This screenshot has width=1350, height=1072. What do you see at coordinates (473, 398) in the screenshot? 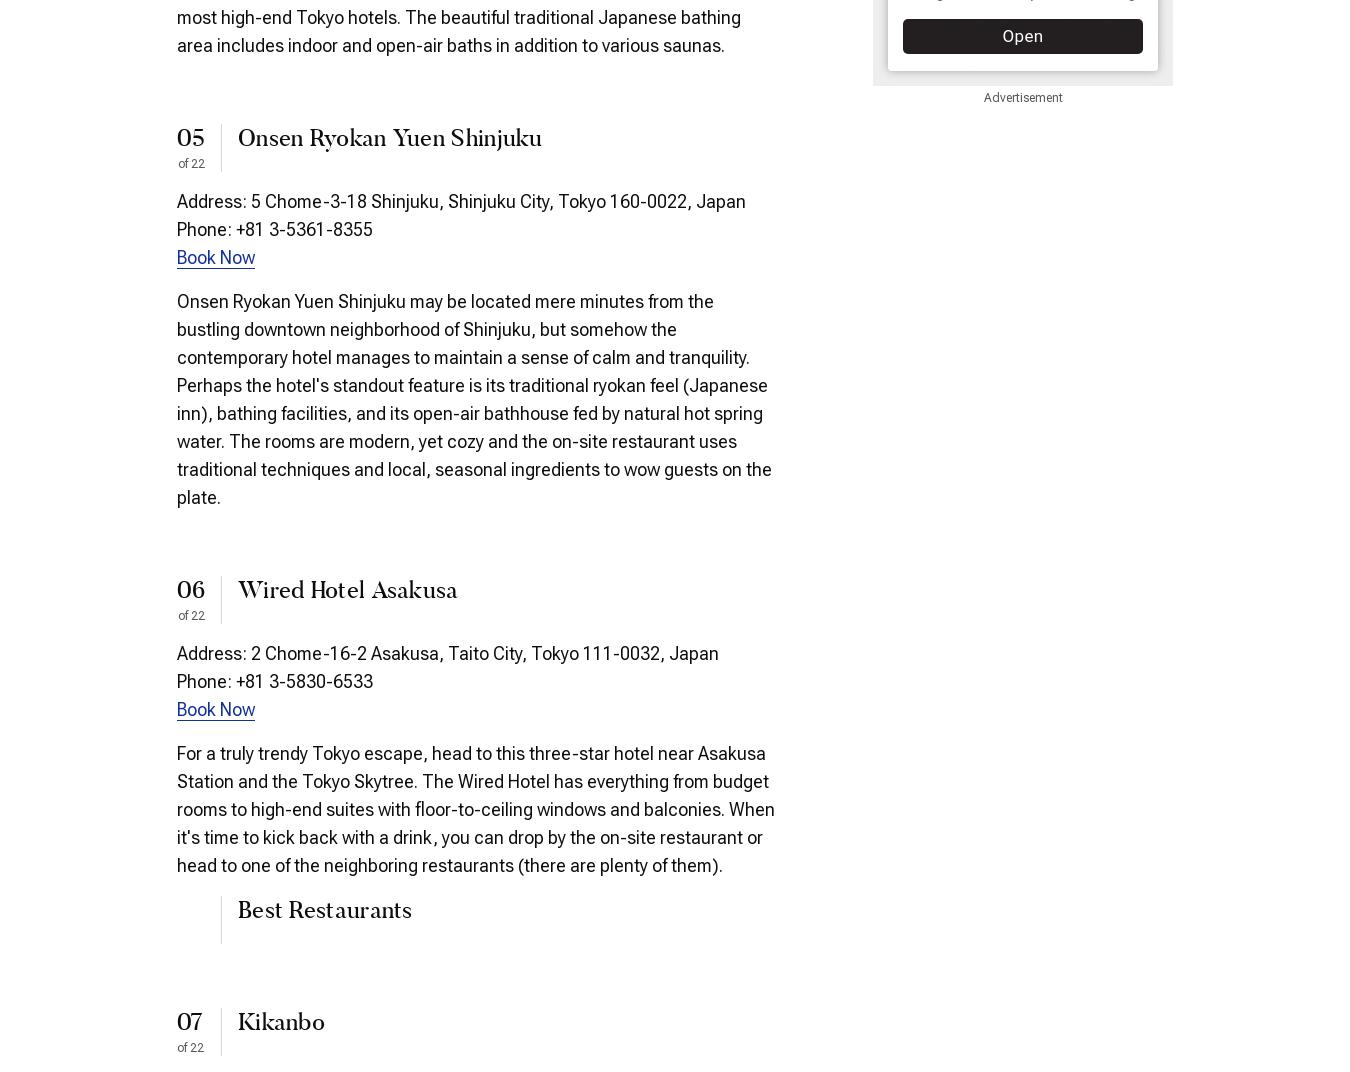
I see `'Onsen Ryokan Yuen Shinjuku may be located mere minutes from the bustling downtown neighborhood of Shinjuku, but somehow the contemporary hotel manages to maintain a sense of calm and tranquility. Perhaps the hotel's standout feature is its traditional ryokan feel (Japanese inn), bathing facilities, and its open-air bathhouse fed by natural hot spring water. The rooms are modern, yet cozy and the on-site restaurant uses traditional techniques and local, seasonal ingredients to wow guests on the plate.'` at bounding box center [473, 398].